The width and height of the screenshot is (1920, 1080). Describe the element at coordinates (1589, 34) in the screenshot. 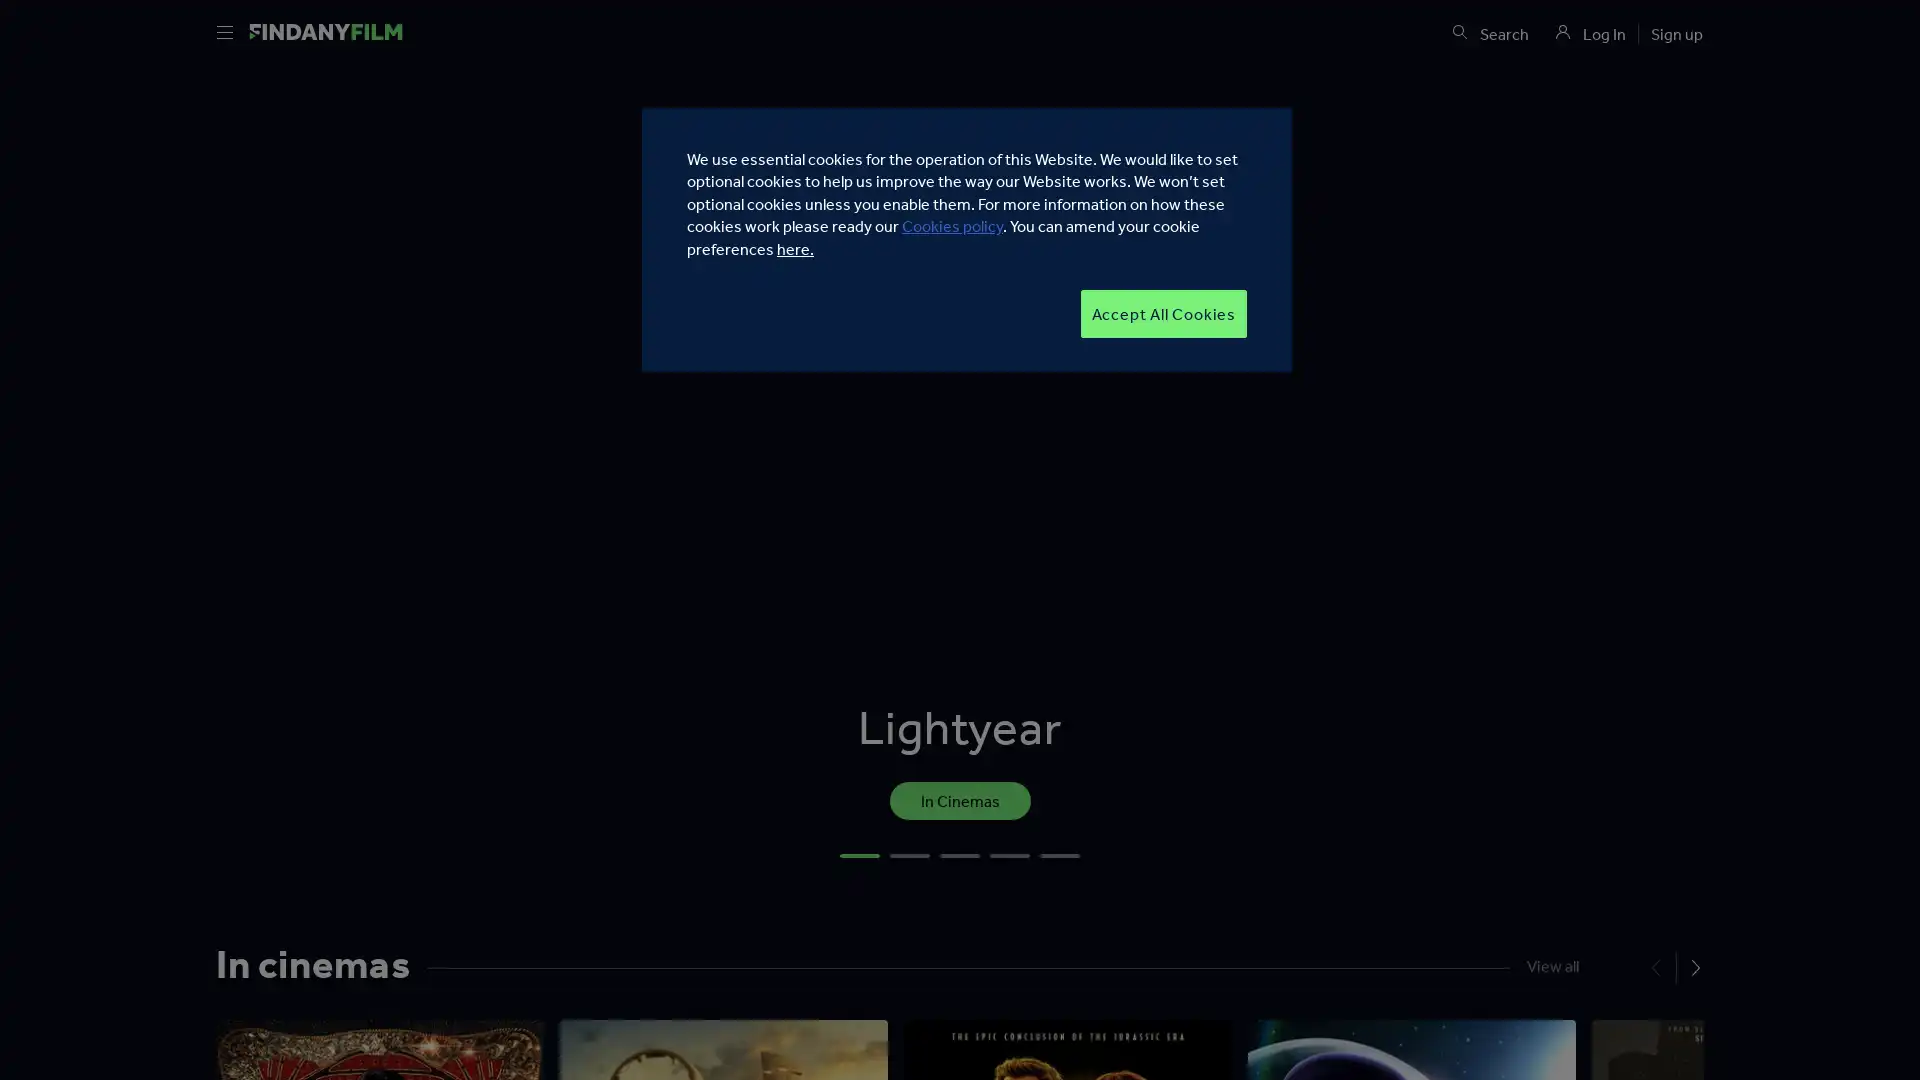

I see `https://d46ogo31onq80.cloudfront.net/master-12c31a25-5dbd-40fc-bf1b-0826cbf743eb/static/media/user.c290f970.svg Log In` at that location.